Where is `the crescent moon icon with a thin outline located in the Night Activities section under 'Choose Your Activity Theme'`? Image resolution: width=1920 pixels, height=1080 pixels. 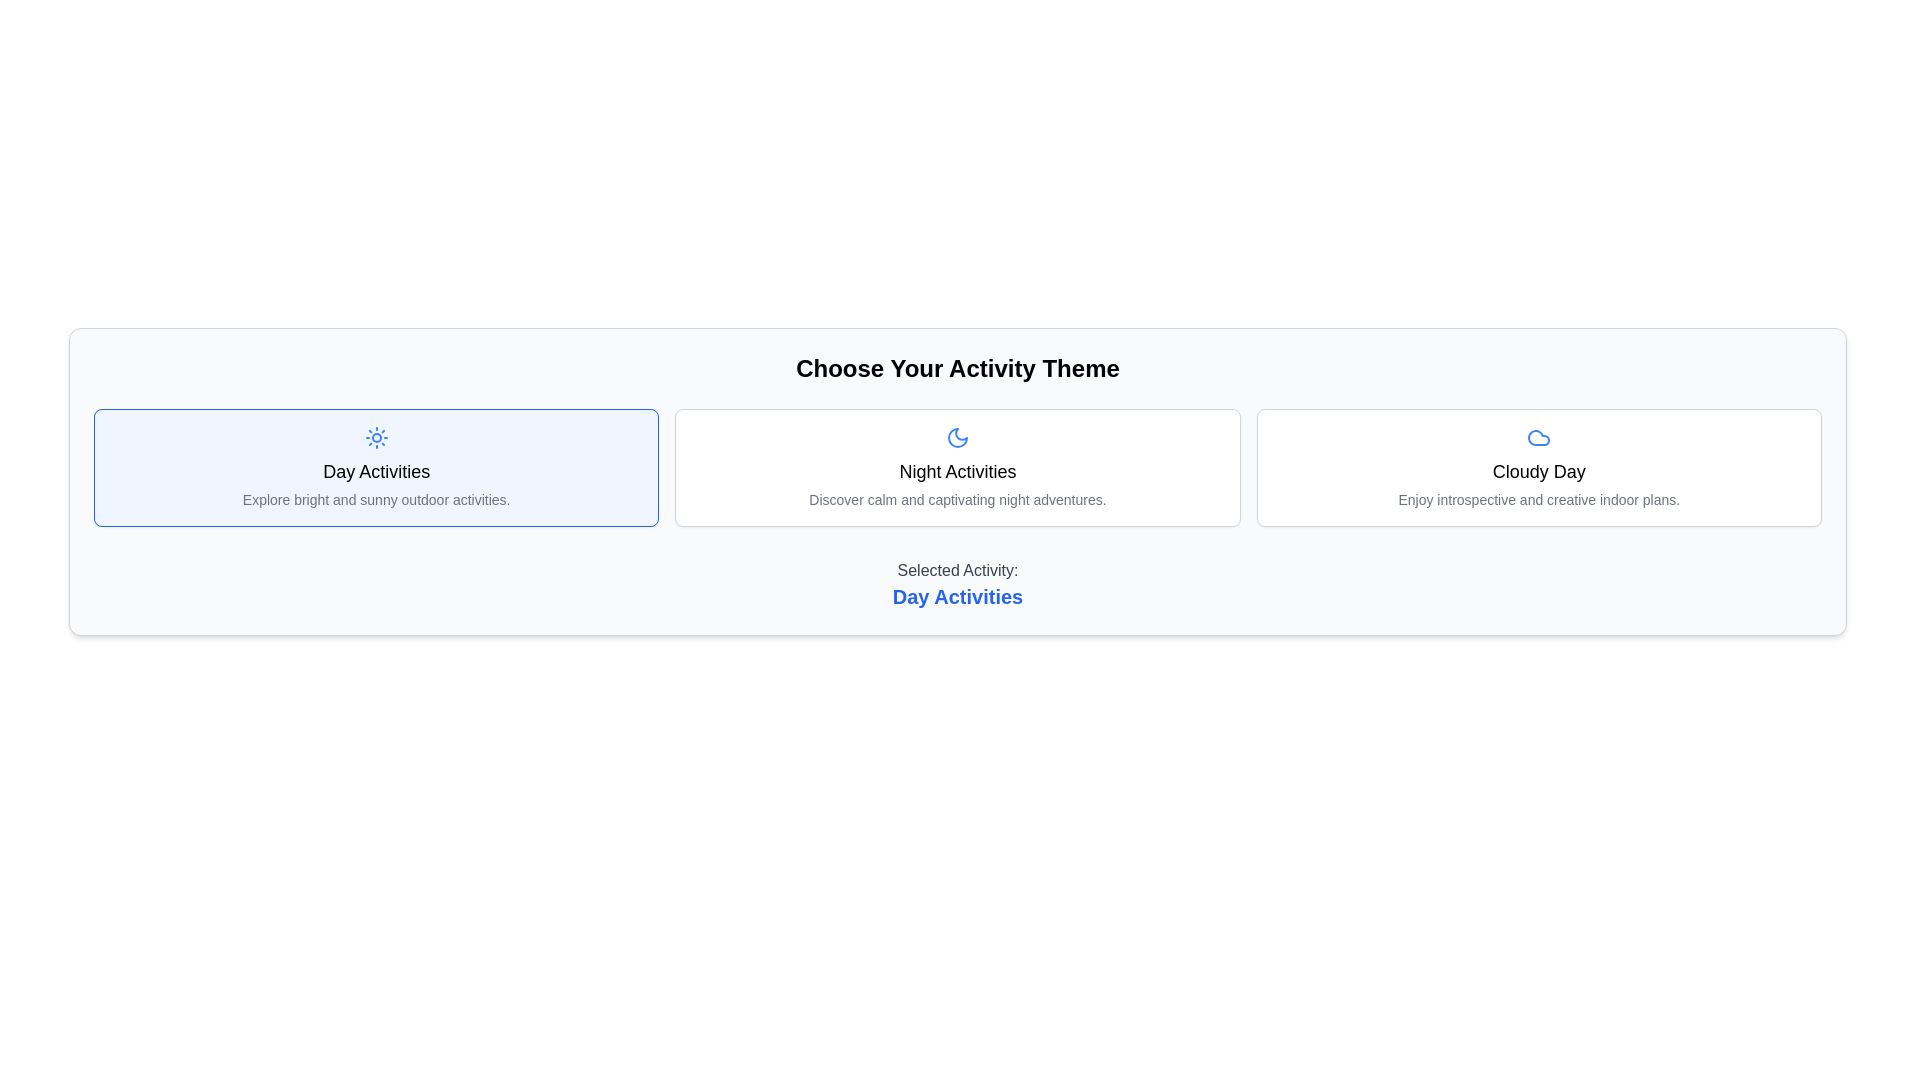
the crescent moon icon with a thin outline located in the Night Activities section under 'Choose Your Activity Theme' is located at coordinates (956, 437).